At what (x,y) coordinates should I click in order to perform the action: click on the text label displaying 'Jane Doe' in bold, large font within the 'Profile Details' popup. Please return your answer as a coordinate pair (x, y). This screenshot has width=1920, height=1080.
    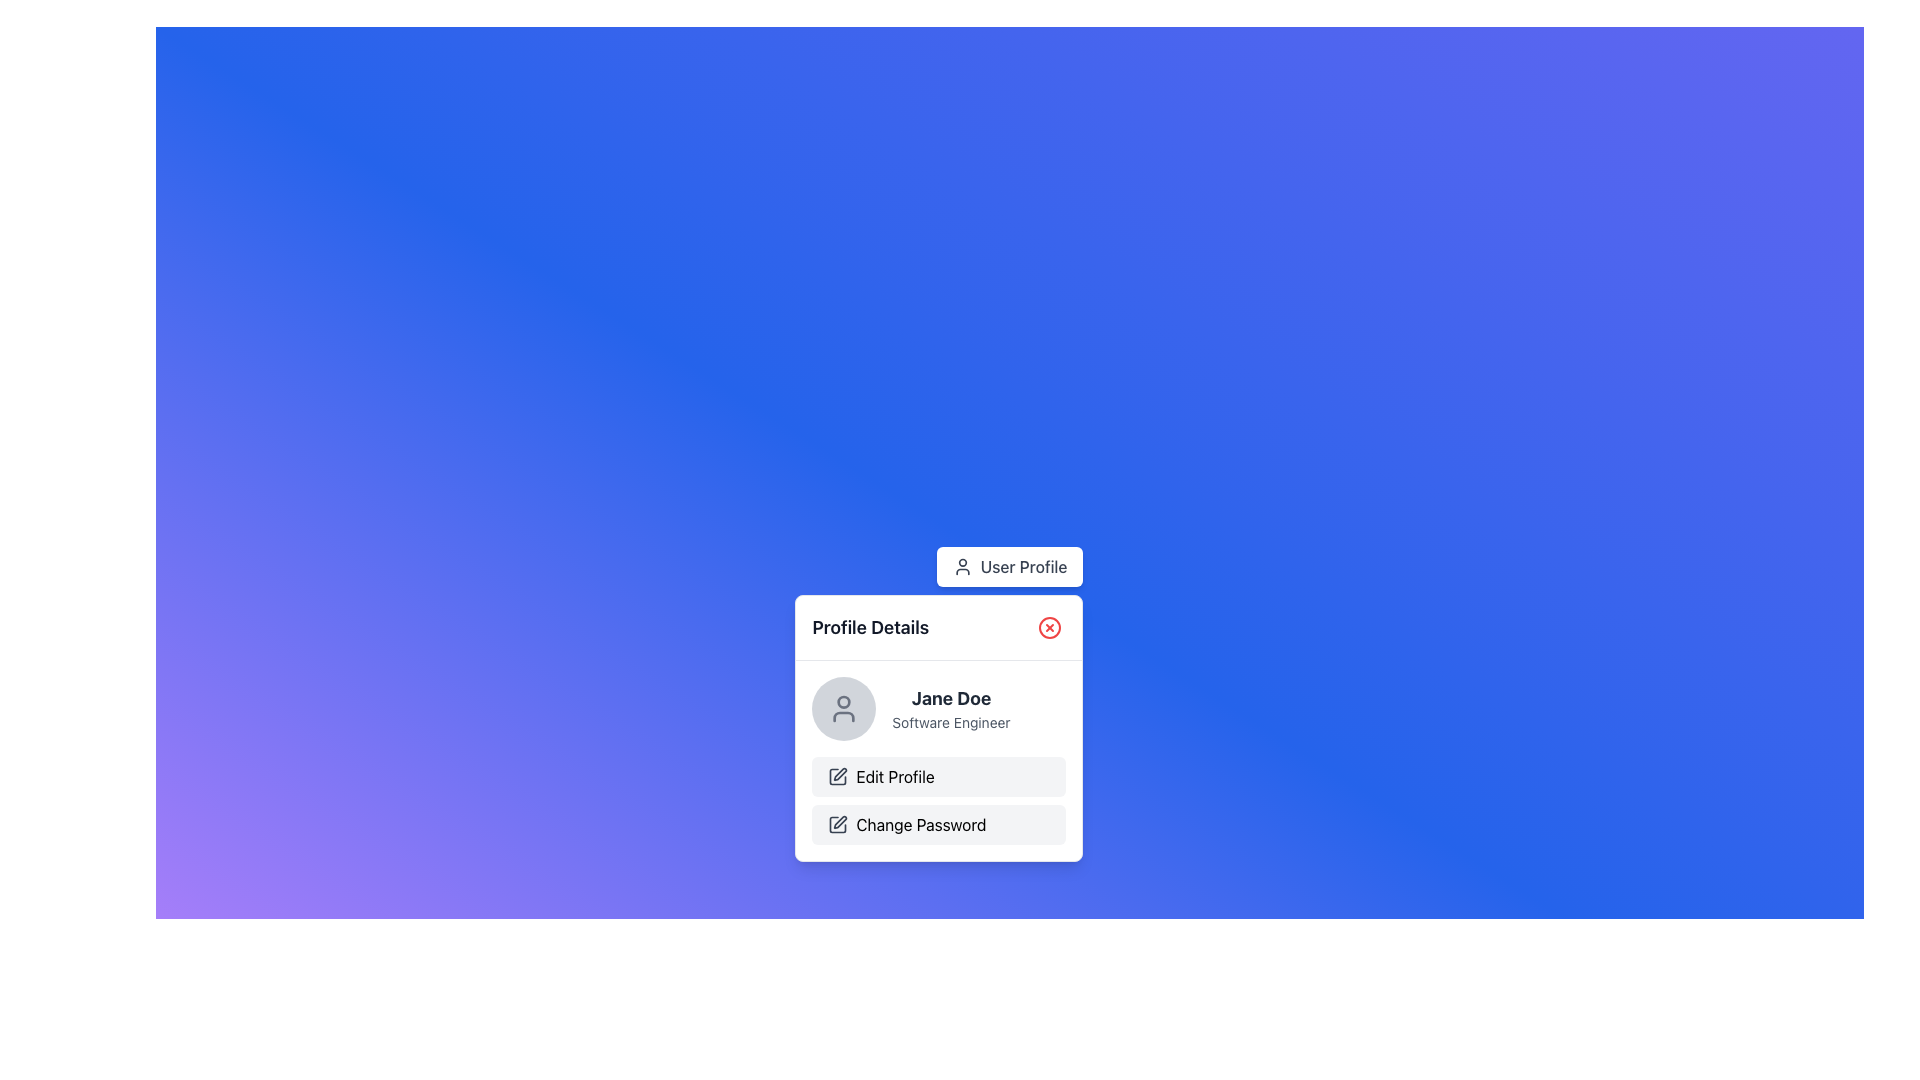
    Looking at the image, I should click on (950, 697).